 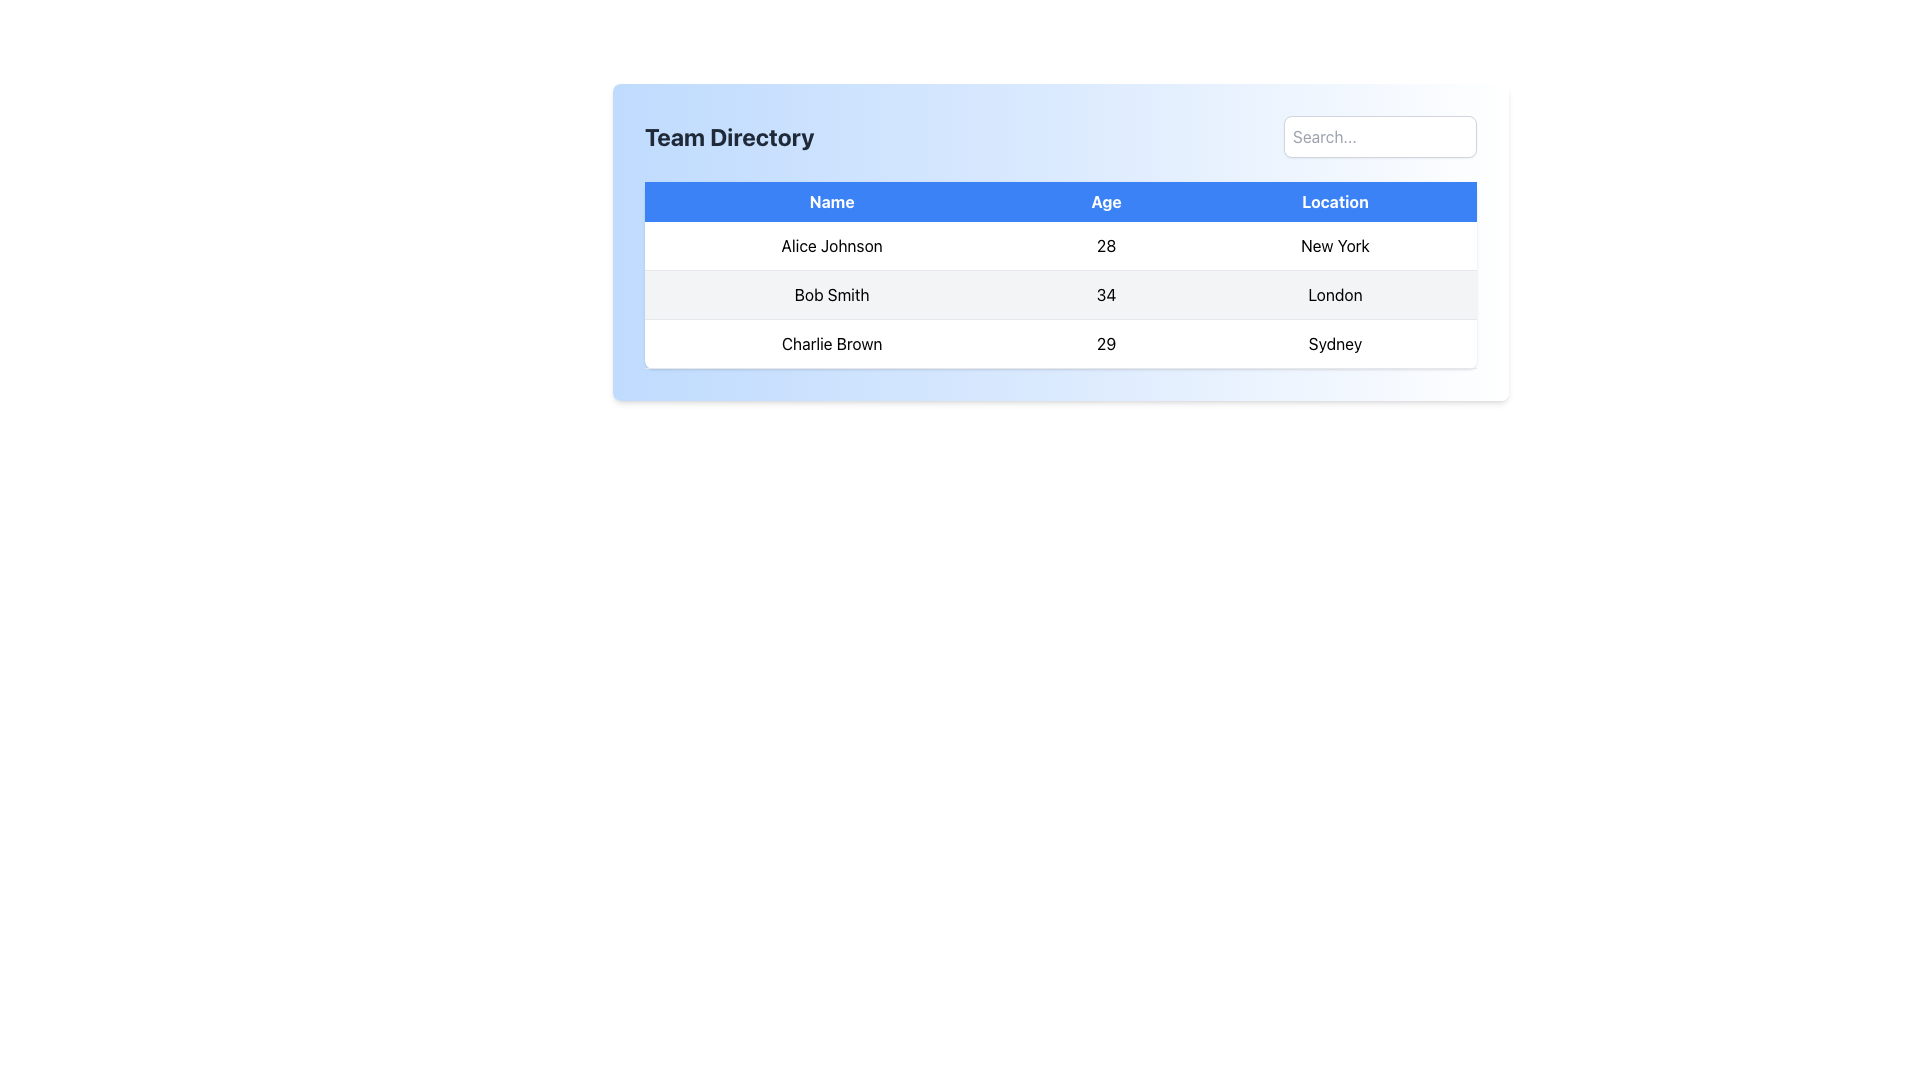 I want to click on the second row of the table containing 'Bob Smith', '34', and 'London' to highlight details, so click(x=1059, y=294).